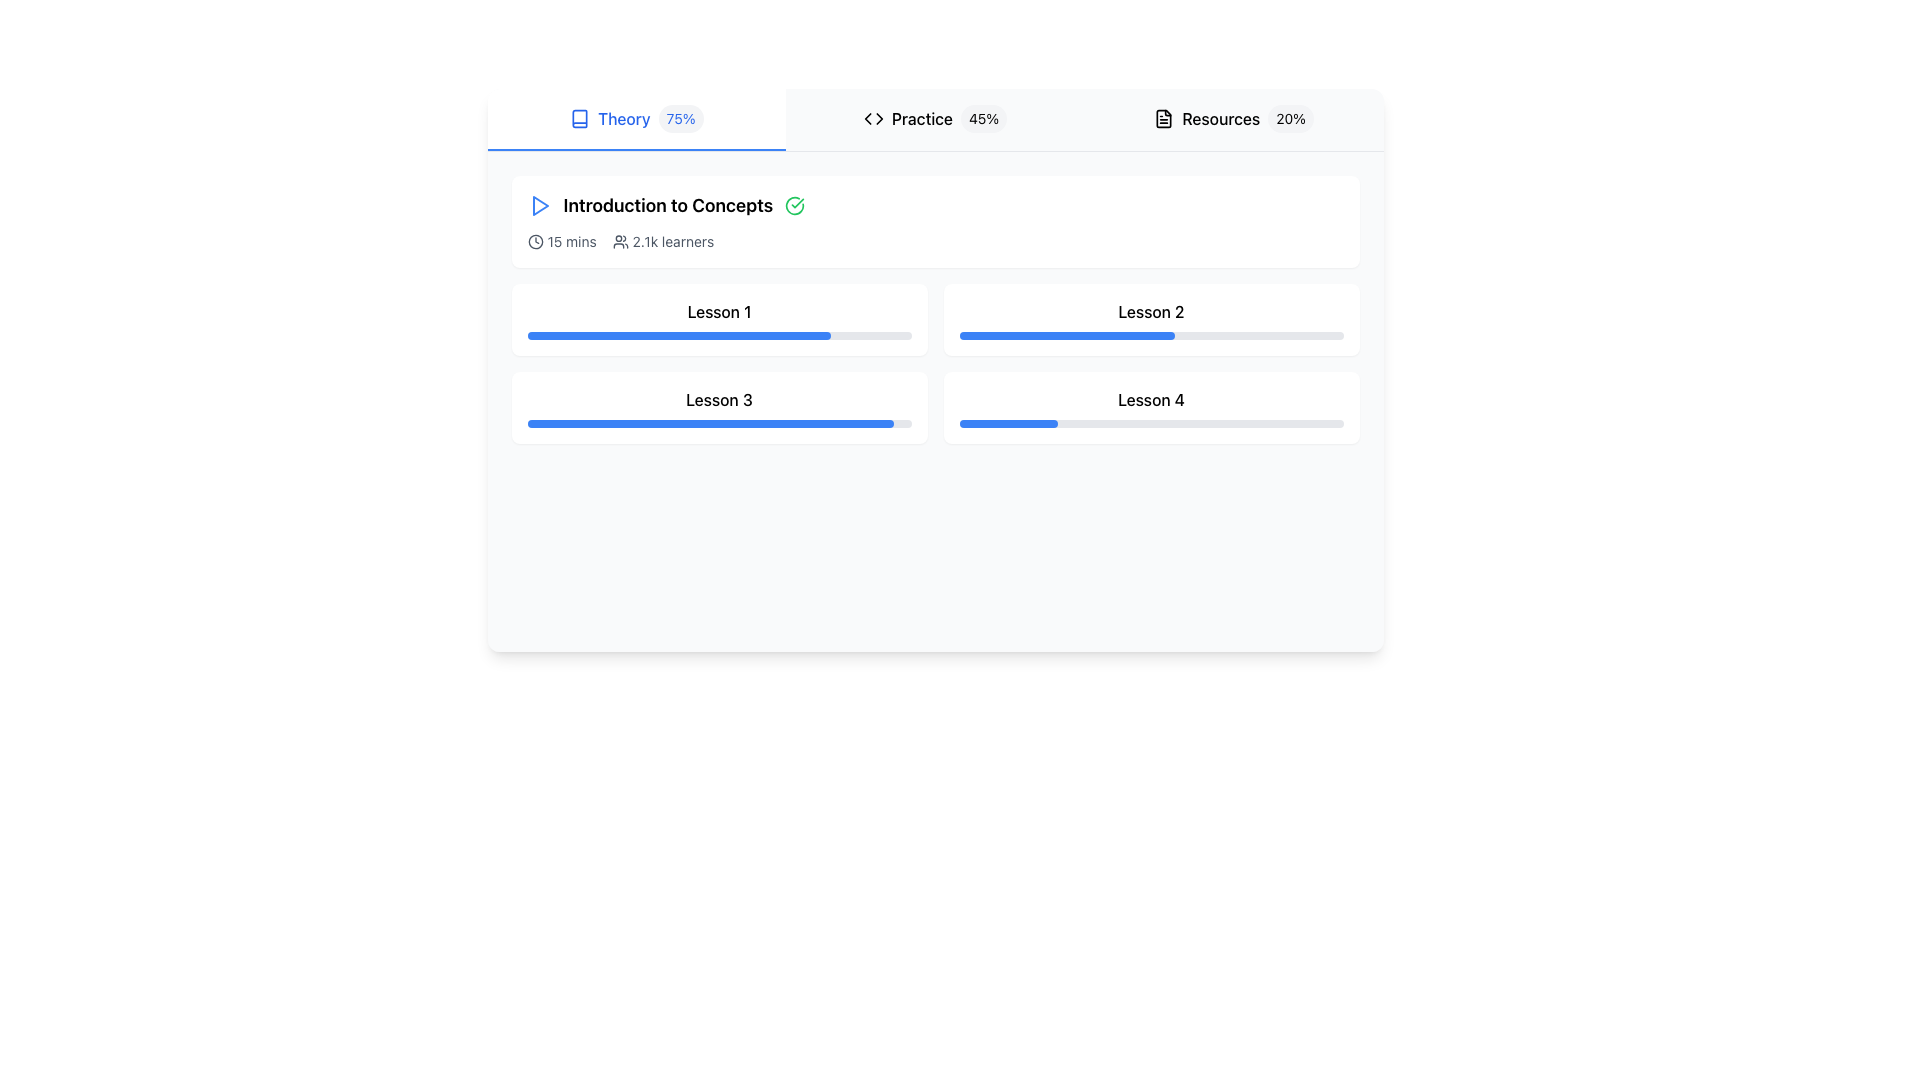  What do you see at coordinates (1151, 334) in the screenshot?
I see `the progress bar representing the completion of 'Lesson 2', located below the text 'Lesson 2' in the second card of a grid layout` at bounding box center [1151, 334].